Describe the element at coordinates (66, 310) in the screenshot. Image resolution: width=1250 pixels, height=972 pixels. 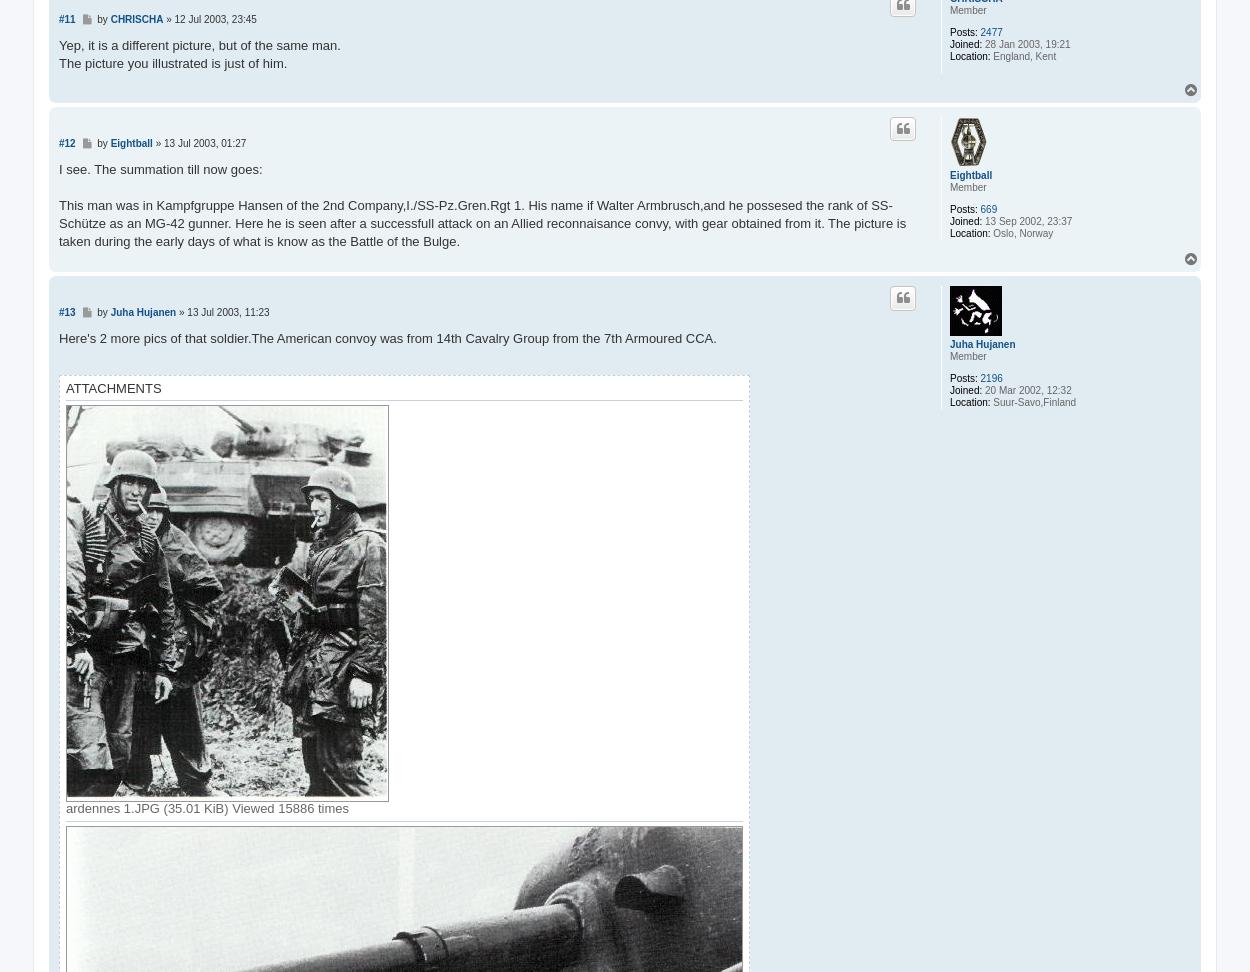
I see `'#13'` at that location.